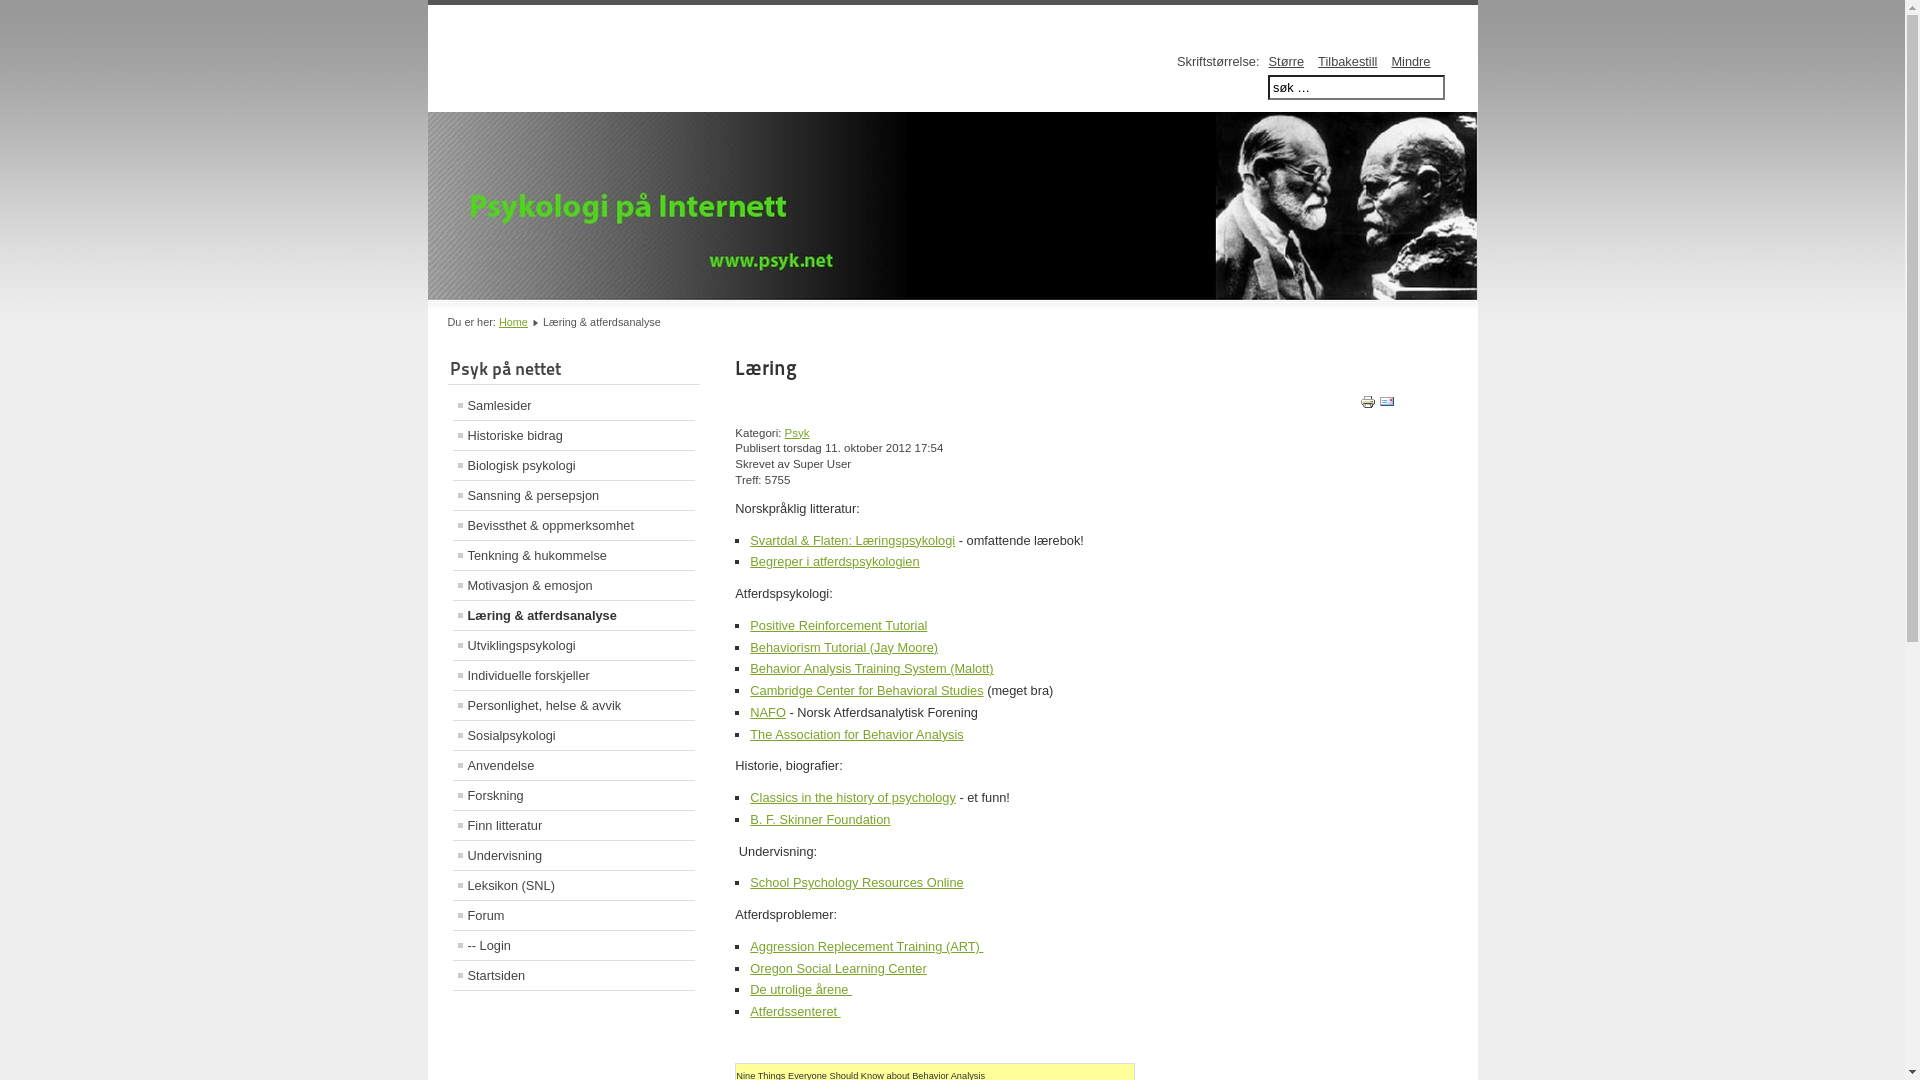  What do you see at coordinates (572, 465) in the screenshot?
I see `'Biologisk psykologi'` at bounding box center [572, 465].